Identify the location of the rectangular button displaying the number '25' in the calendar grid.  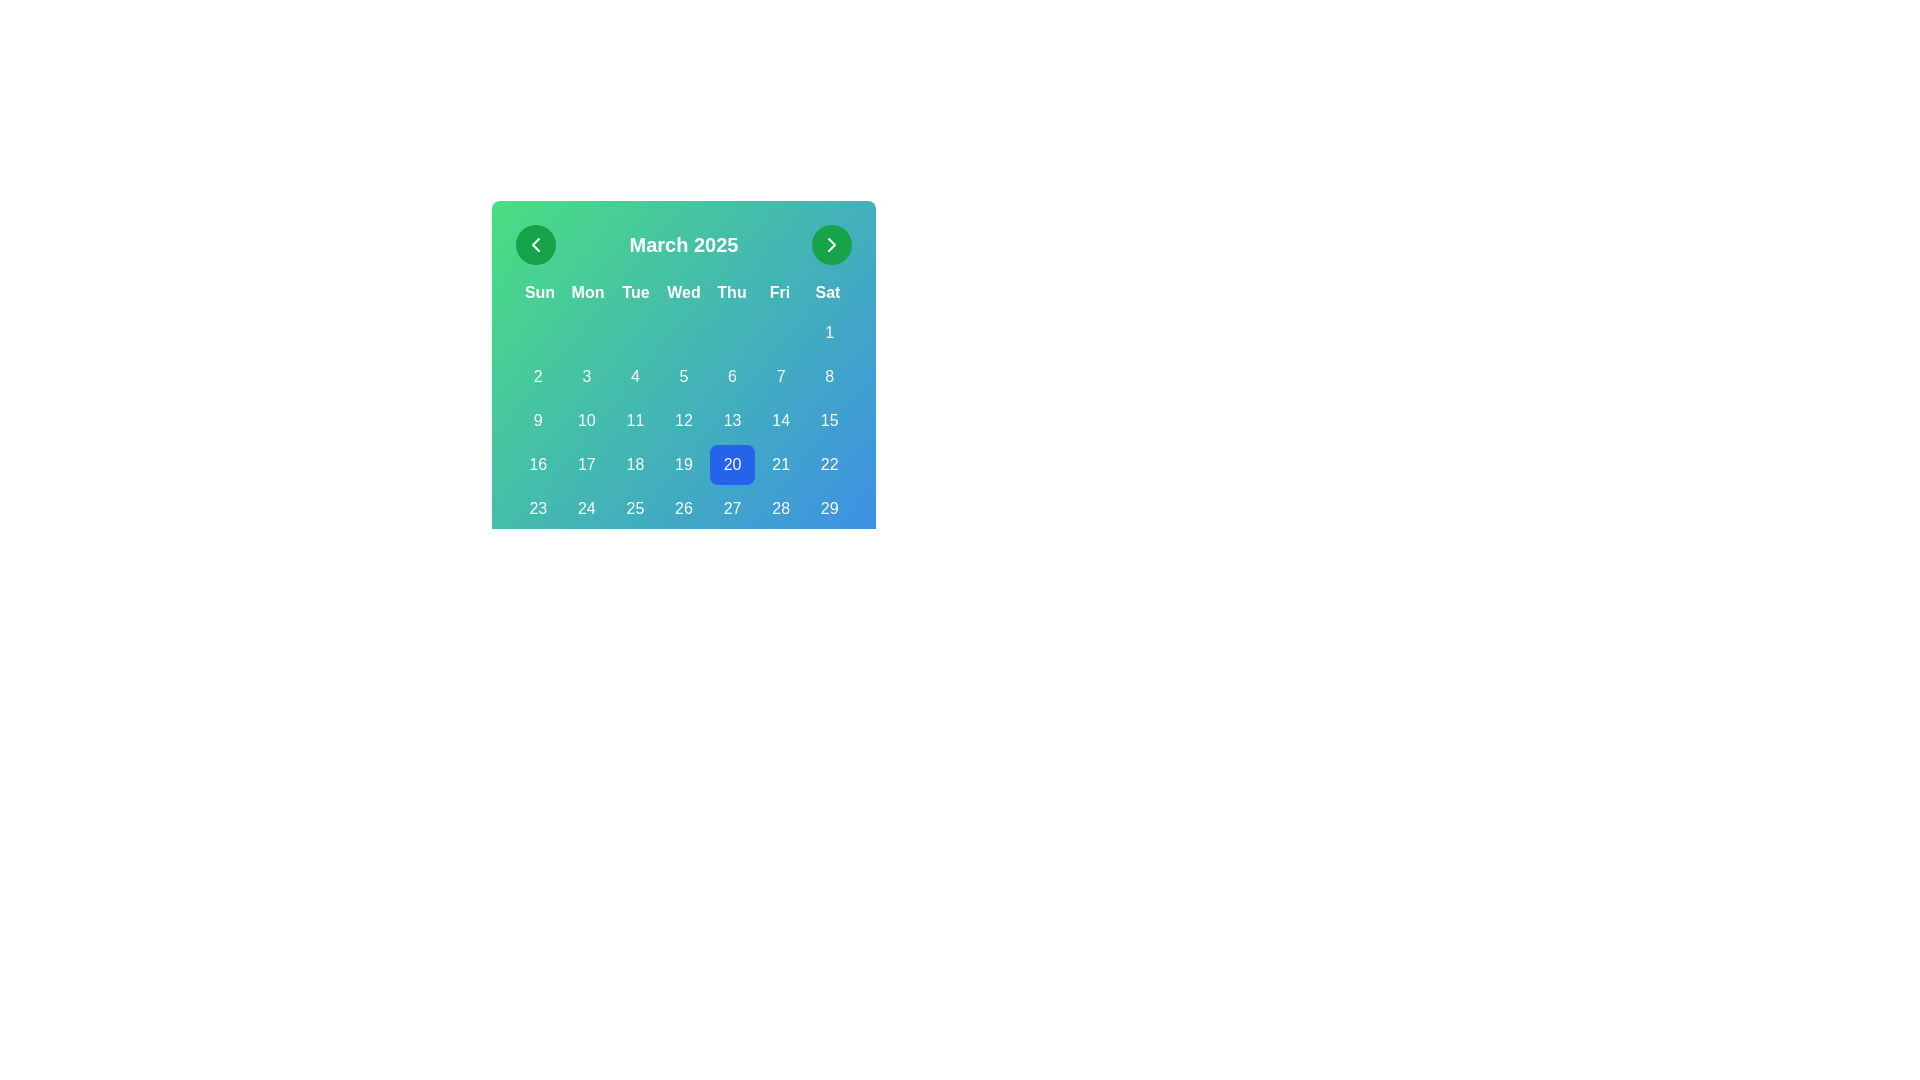
(634, 508).